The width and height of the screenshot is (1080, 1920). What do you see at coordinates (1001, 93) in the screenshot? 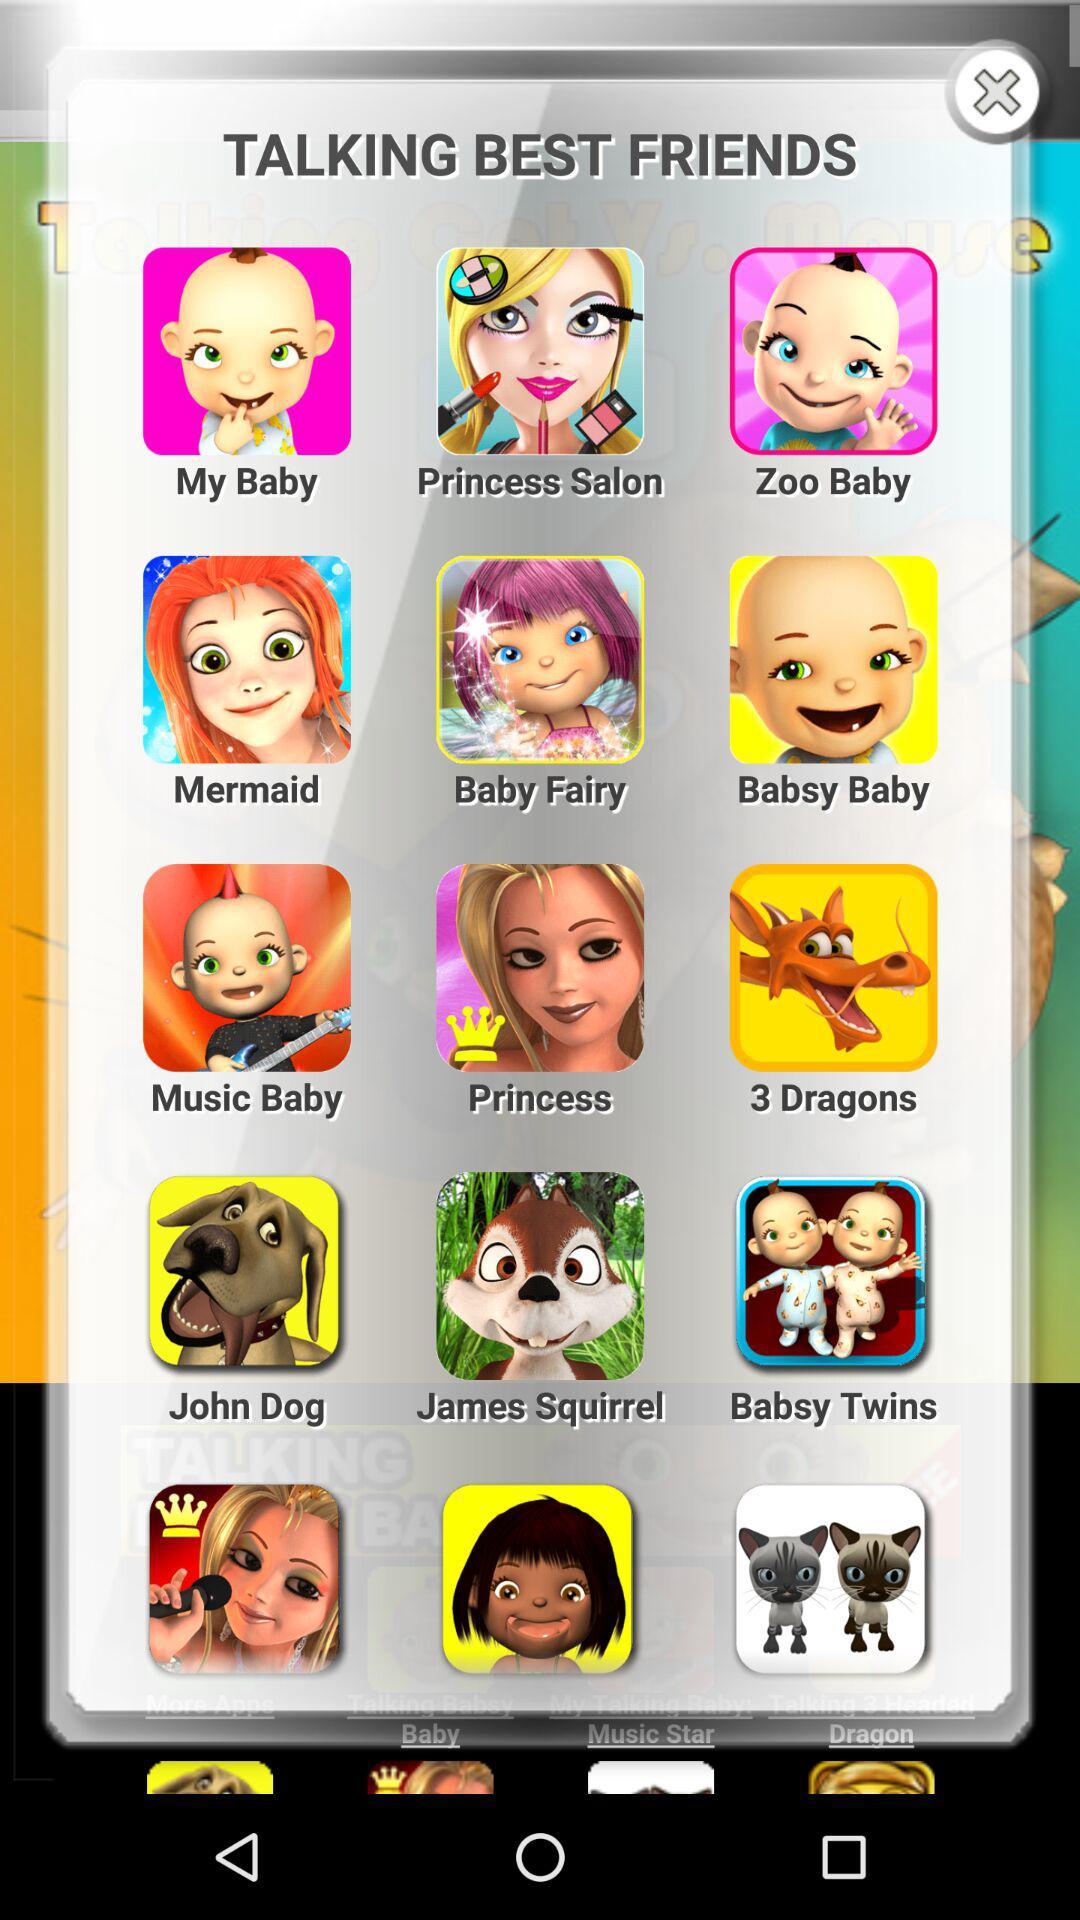
I see `page` at bounding box center [1001, 93].